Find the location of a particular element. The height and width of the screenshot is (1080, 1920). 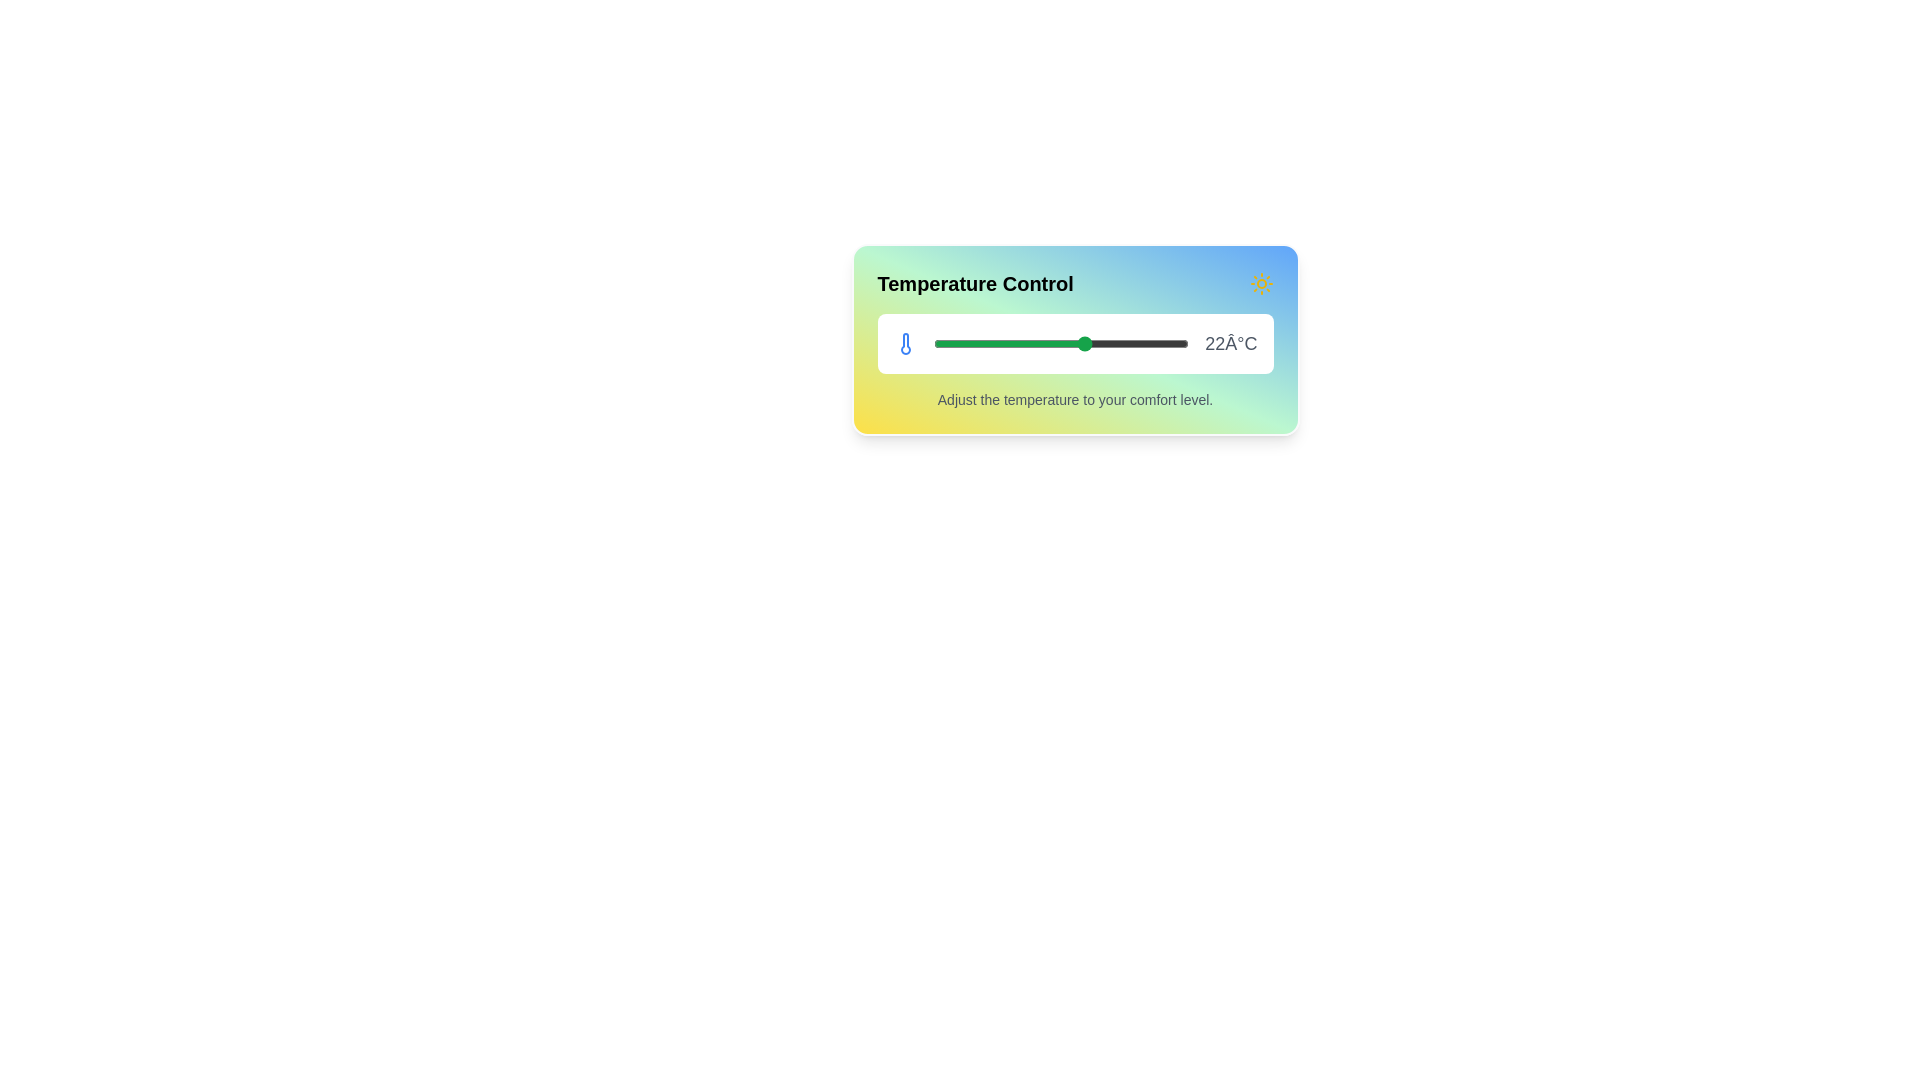

temperature is located at coordinates (1047, 342).